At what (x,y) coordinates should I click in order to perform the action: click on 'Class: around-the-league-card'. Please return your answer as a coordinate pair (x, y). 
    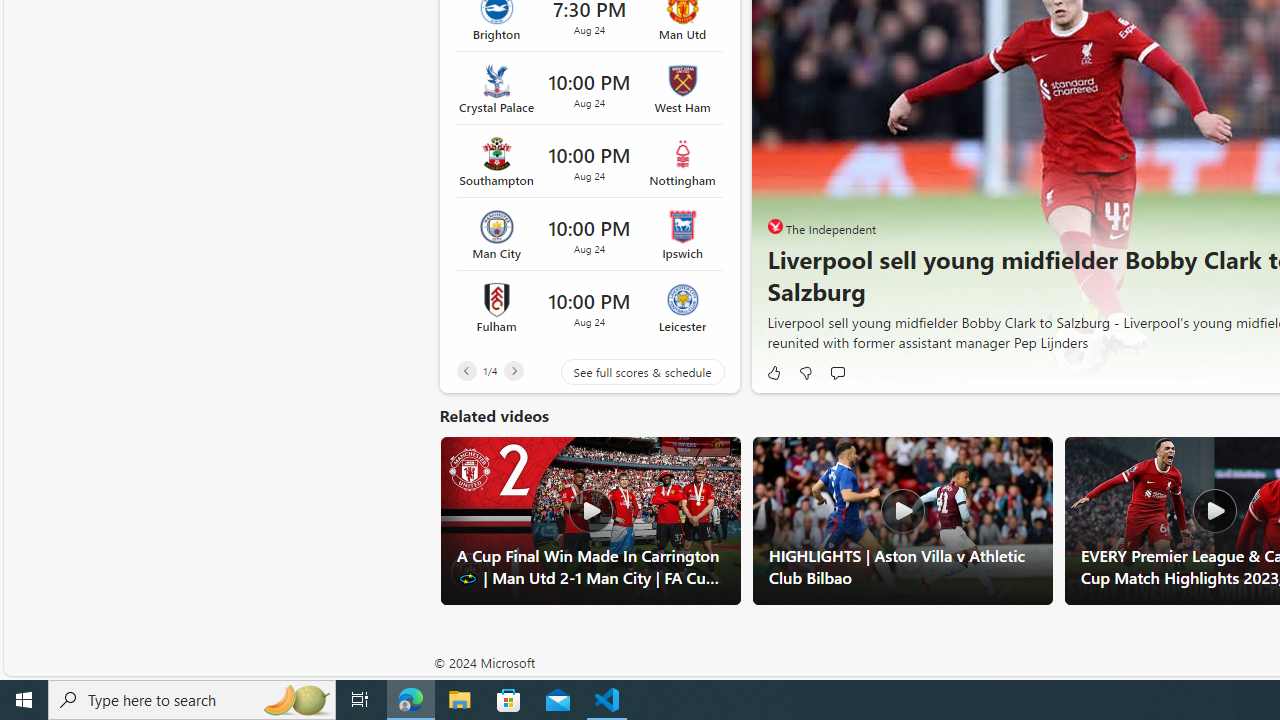
    Looking at the image, I should click on (588, 307).